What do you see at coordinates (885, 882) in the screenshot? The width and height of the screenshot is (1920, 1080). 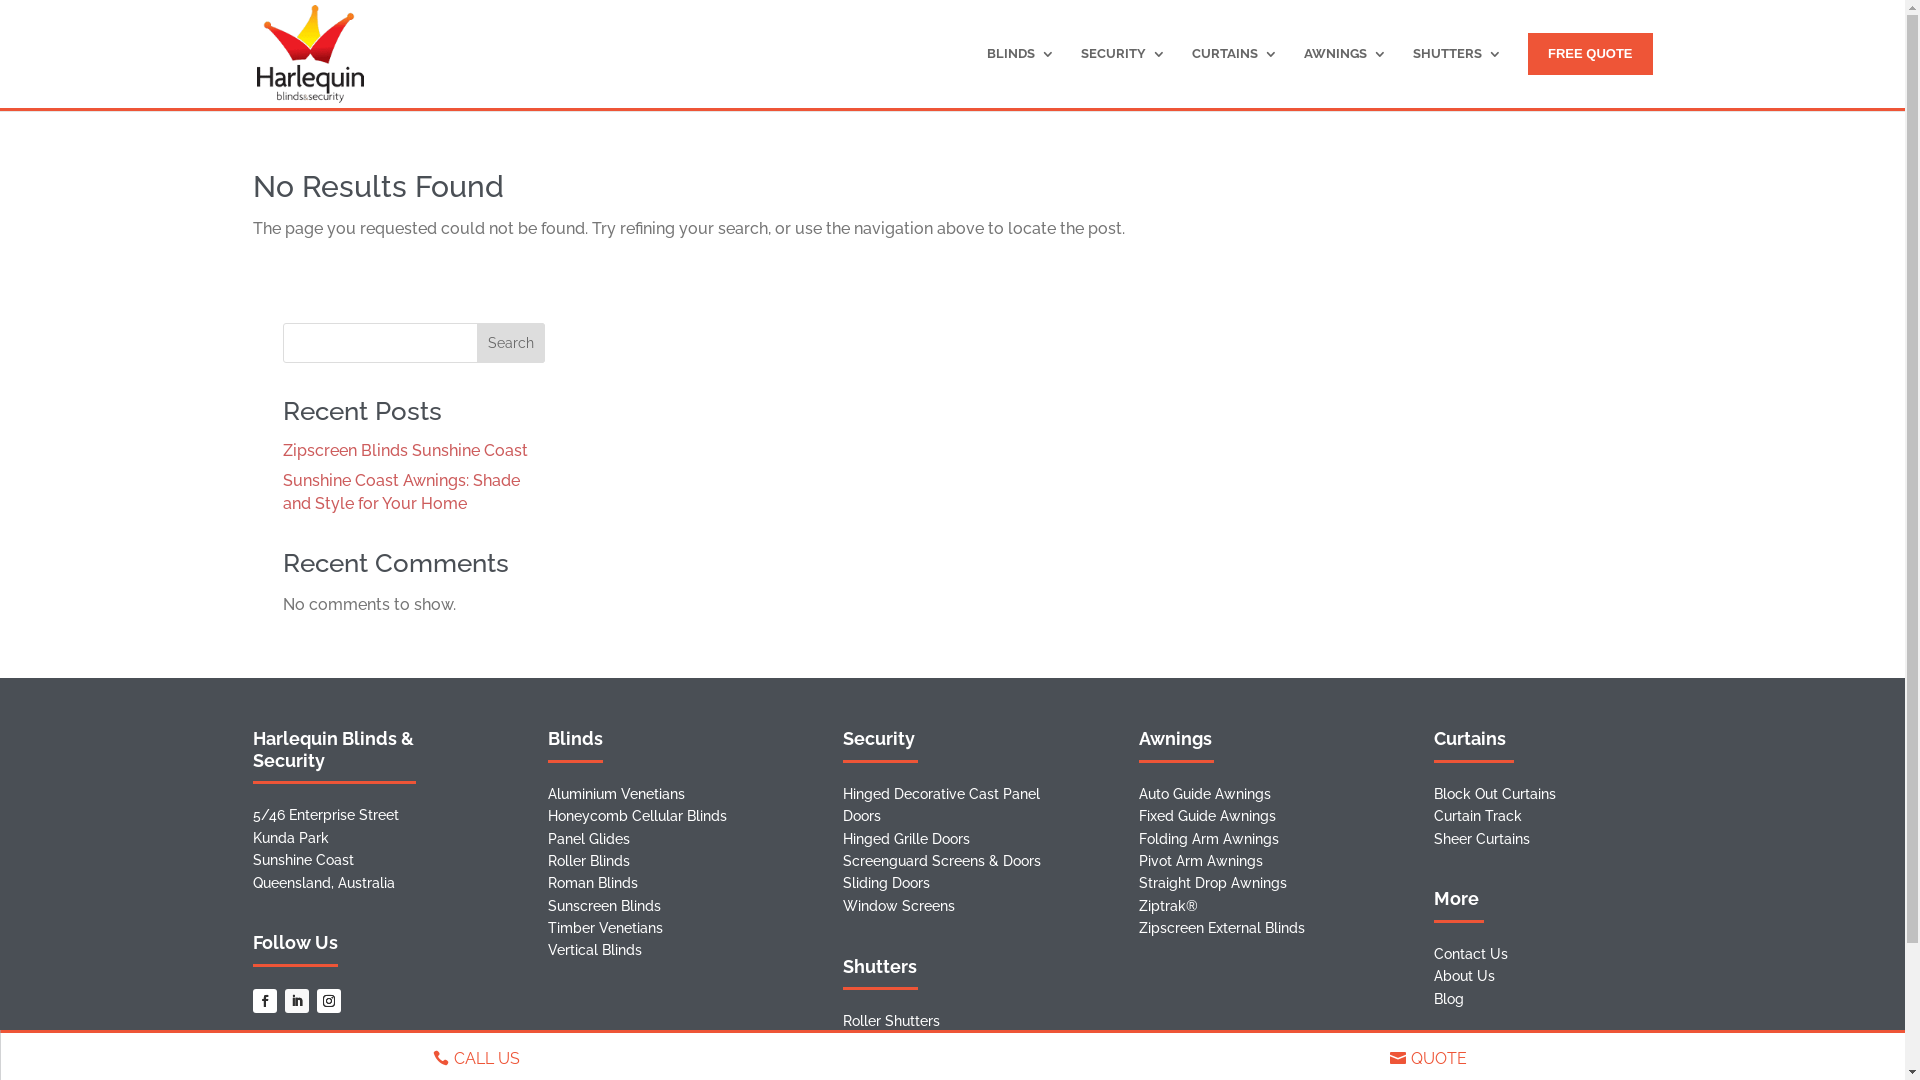 I see `'Sliding Doors'` at bounding box center [885, 882].